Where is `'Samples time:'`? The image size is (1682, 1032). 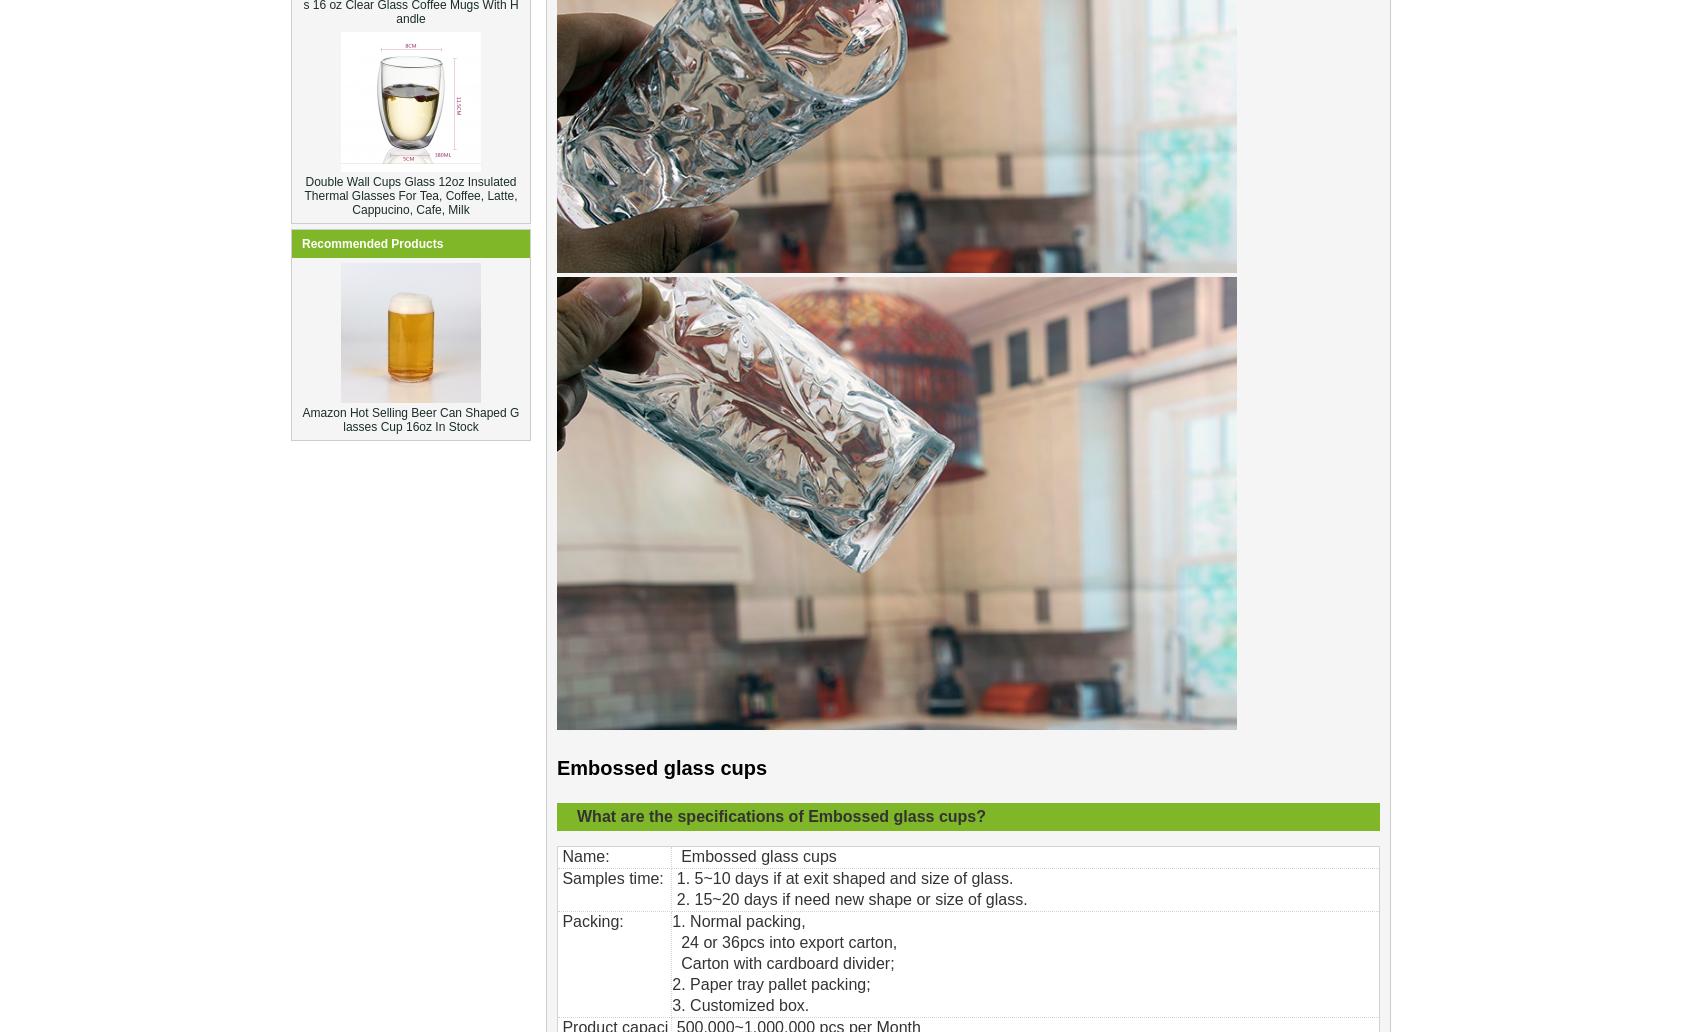 'Samples time:' is located at coordinates (557, 878).